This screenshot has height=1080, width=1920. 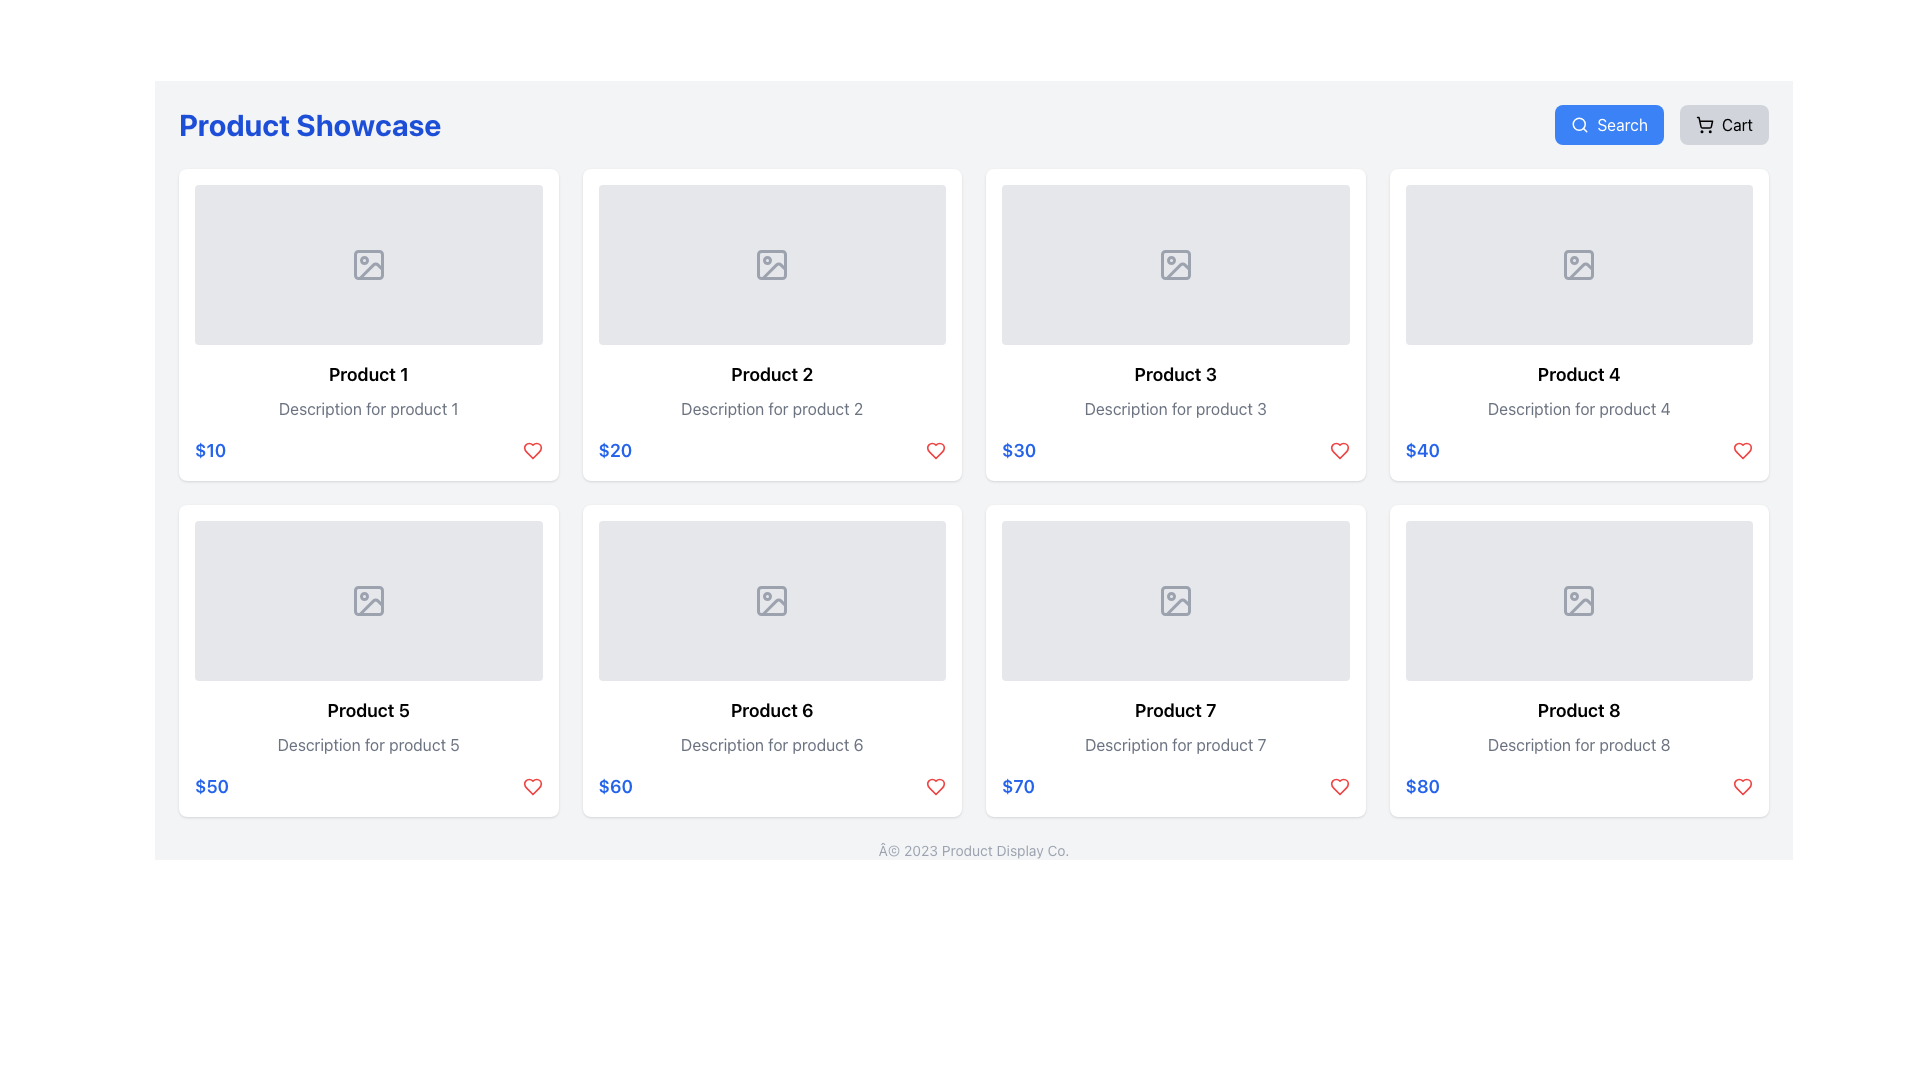 I want to click on the fourth product card in the e-commerce interface, so click(x=1578, y=323).